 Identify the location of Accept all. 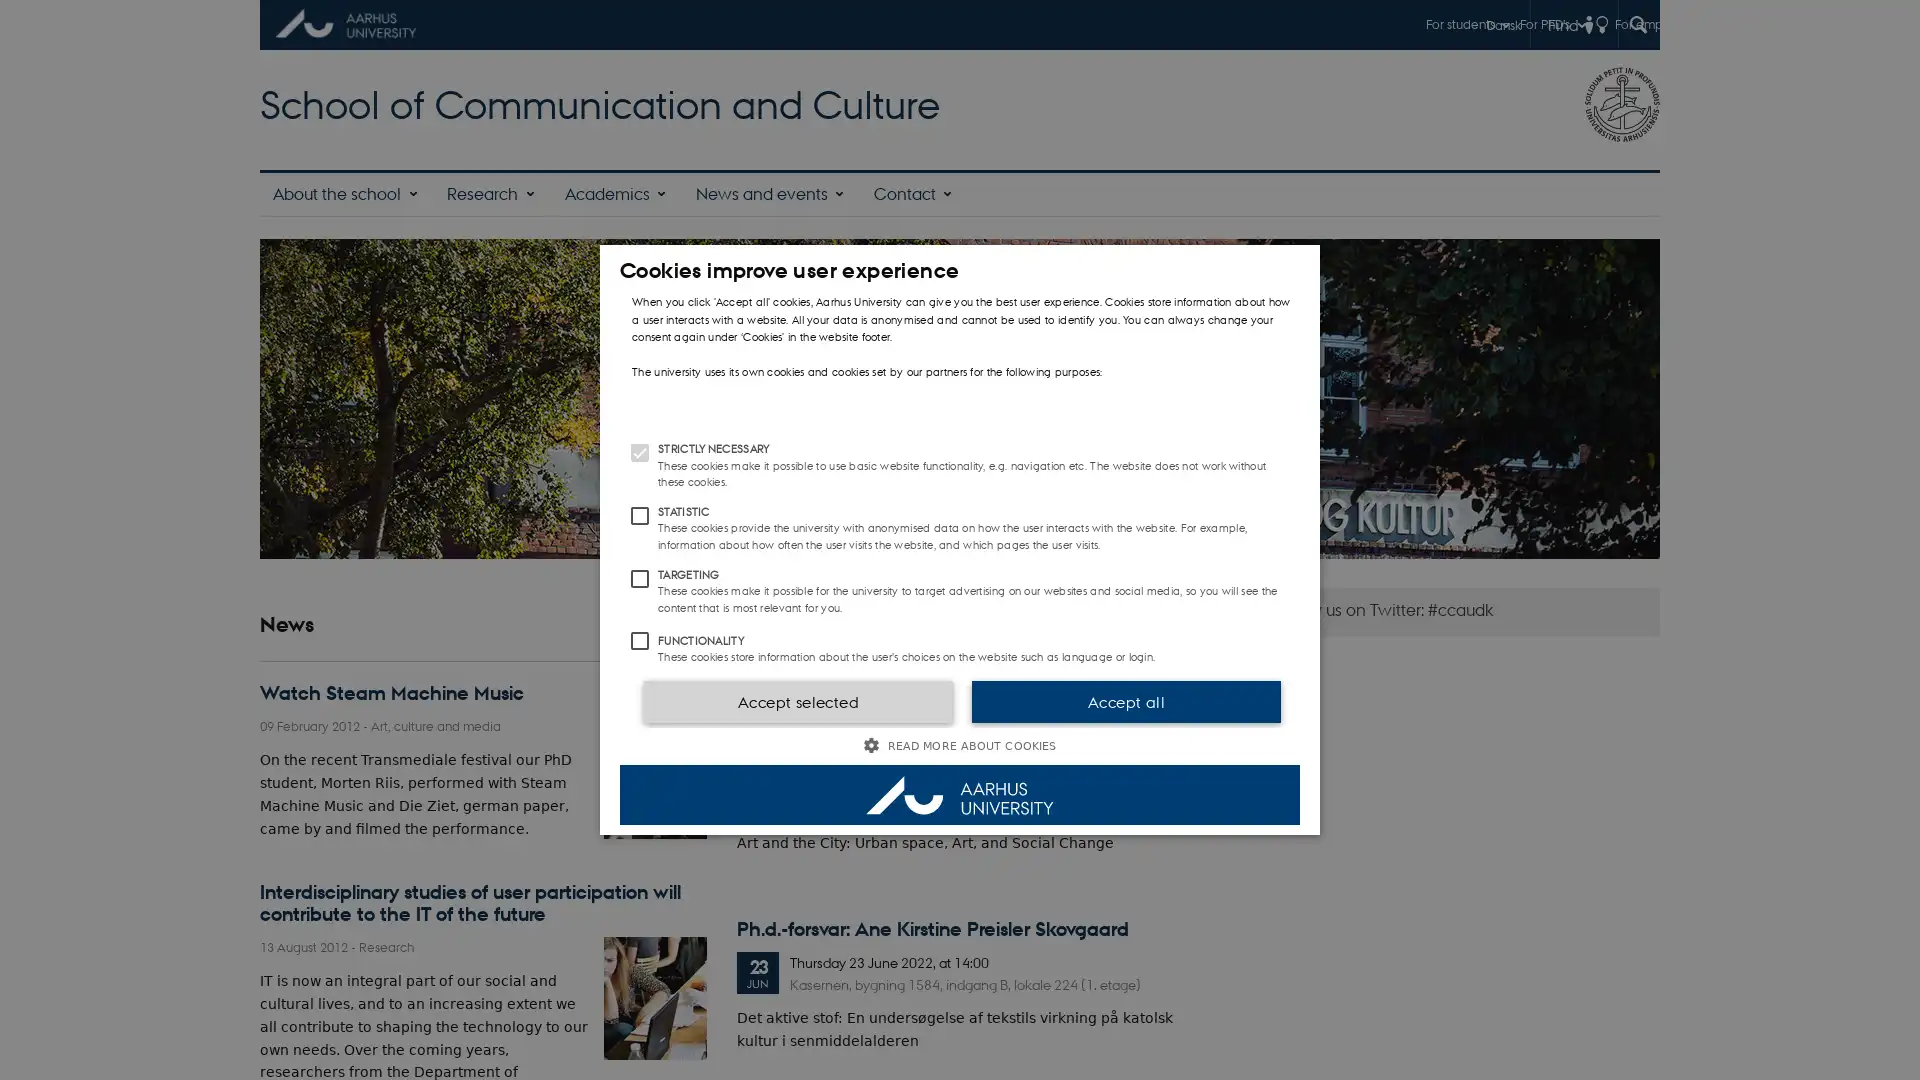
(1126, 701).